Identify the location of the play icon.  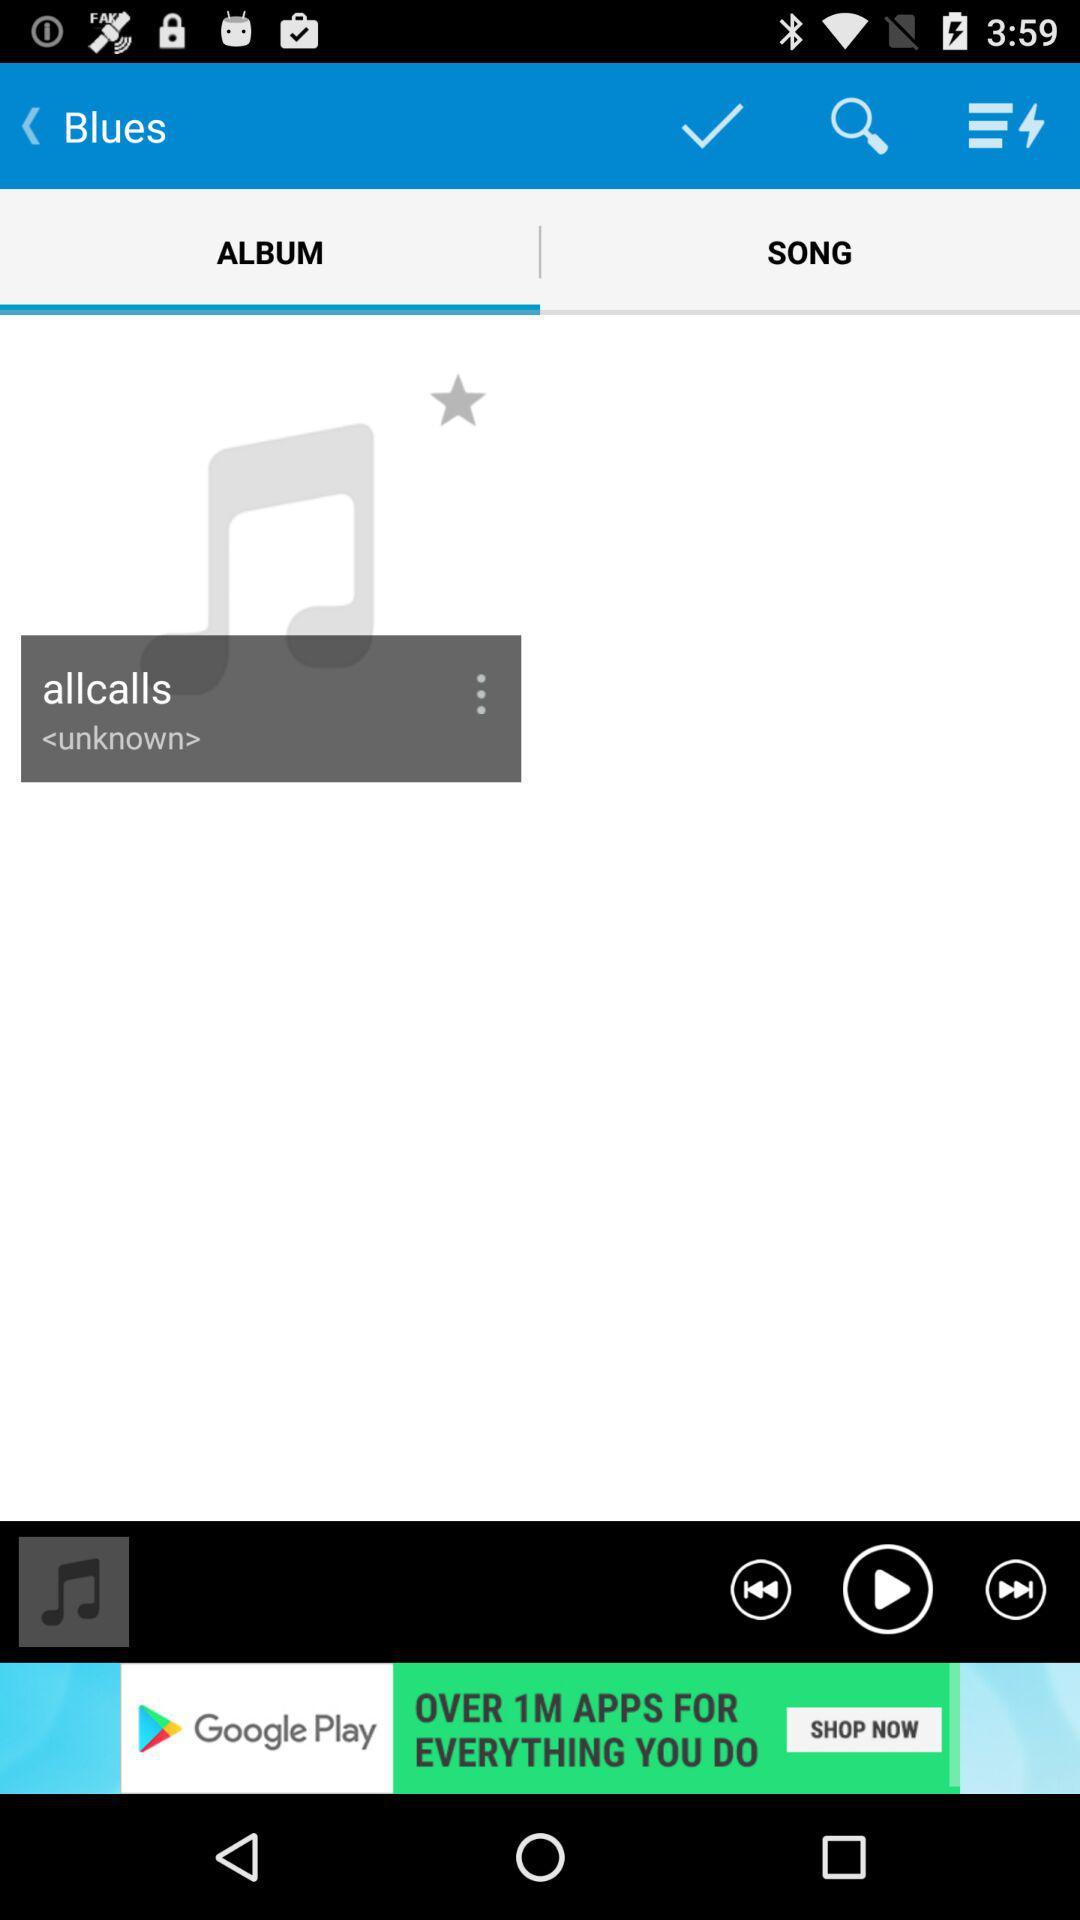
(886, 1699).